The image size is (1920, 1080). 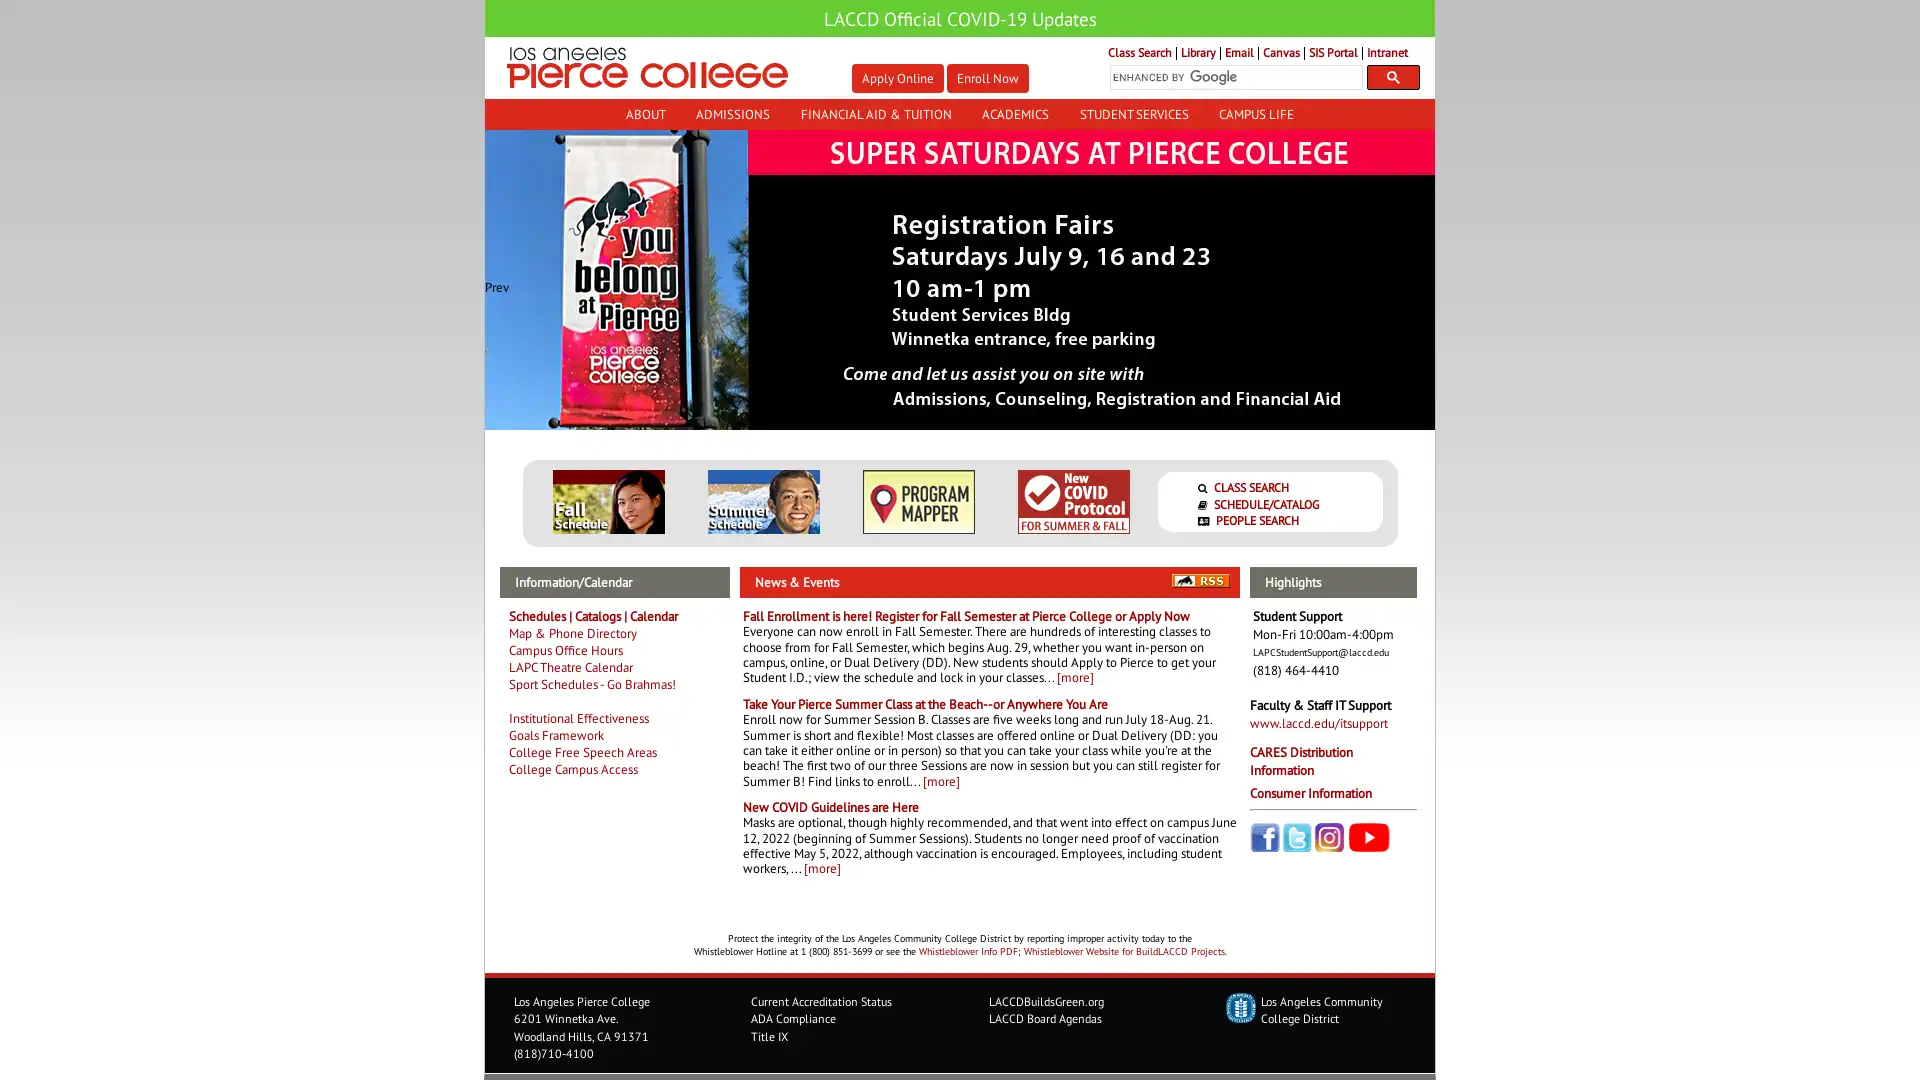 What do you see at coordinates (1015, 114) in the screenshot?
I see `ACADEMICS` at bounding box center [1015, 114].